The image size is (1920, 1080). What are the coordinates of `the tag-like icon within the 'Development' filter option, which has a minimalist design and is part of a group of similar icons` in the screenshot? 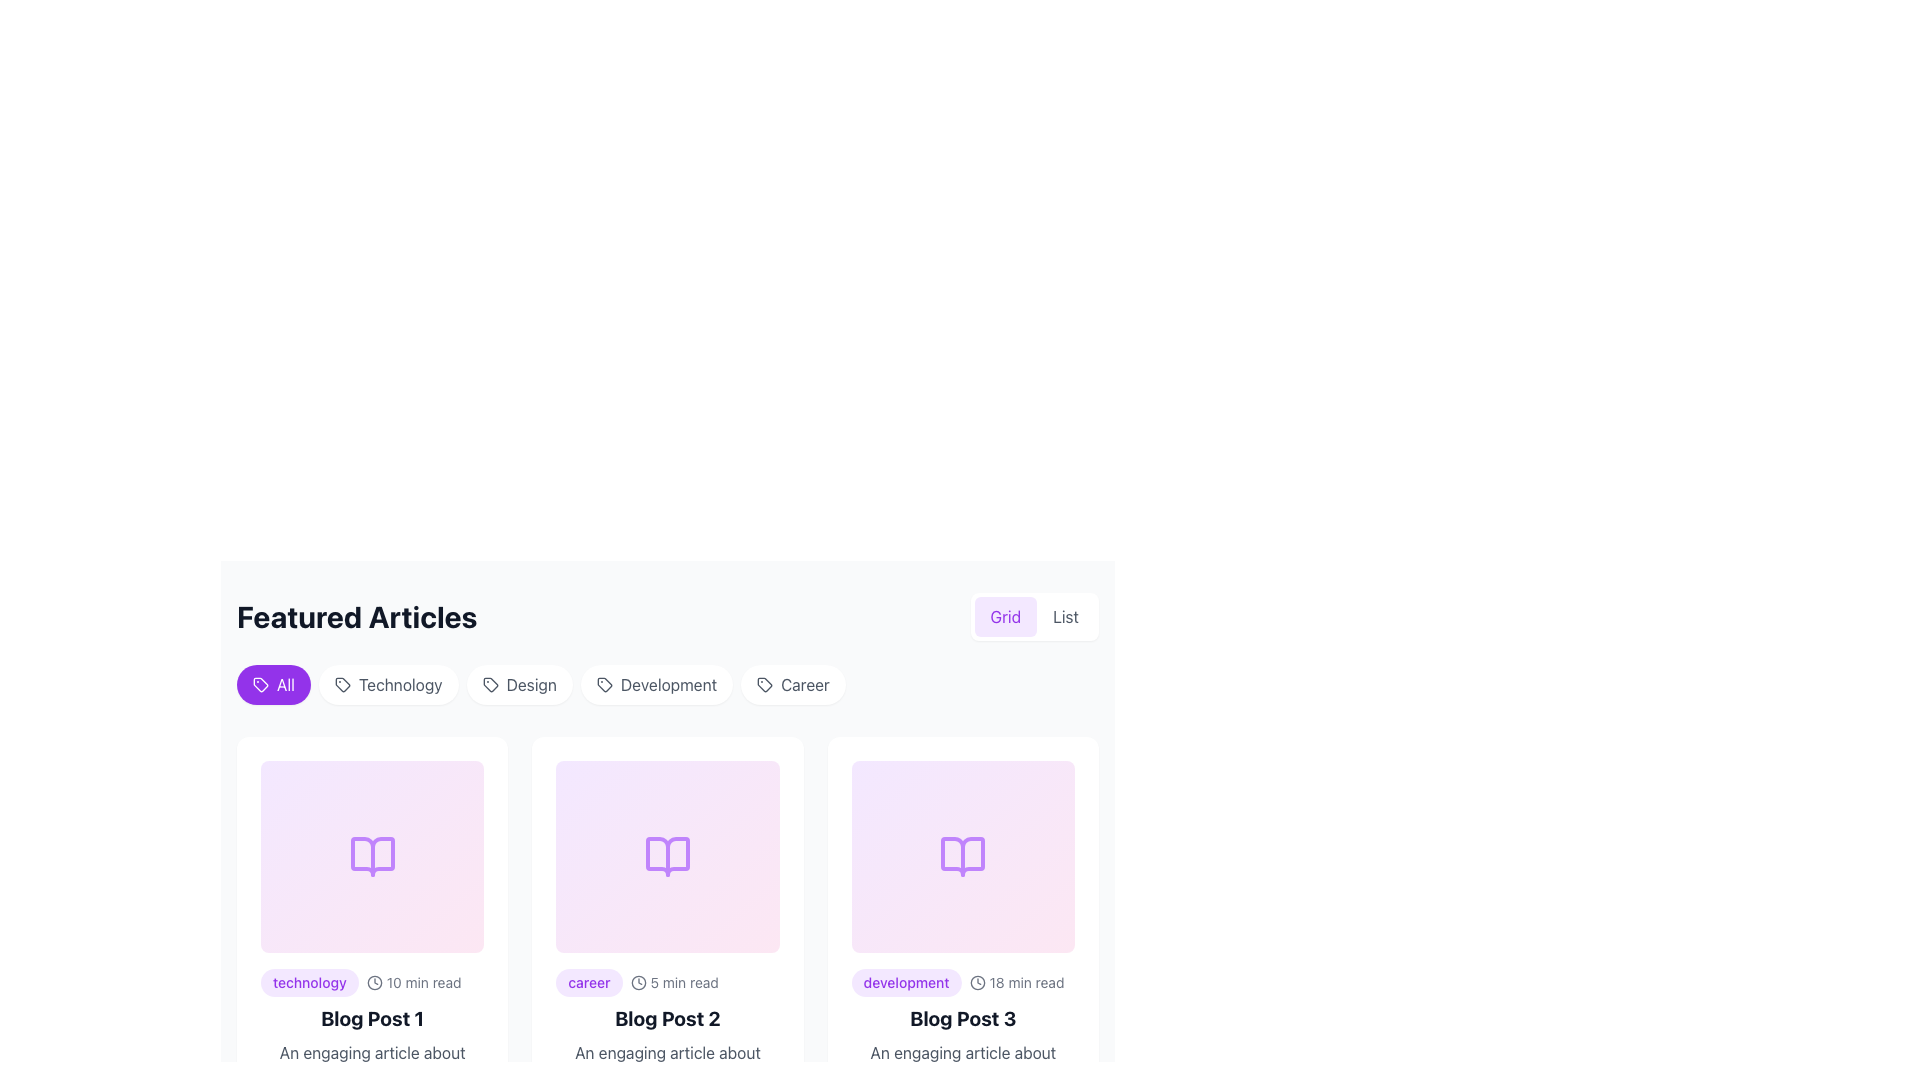 It's located at (603, 684).